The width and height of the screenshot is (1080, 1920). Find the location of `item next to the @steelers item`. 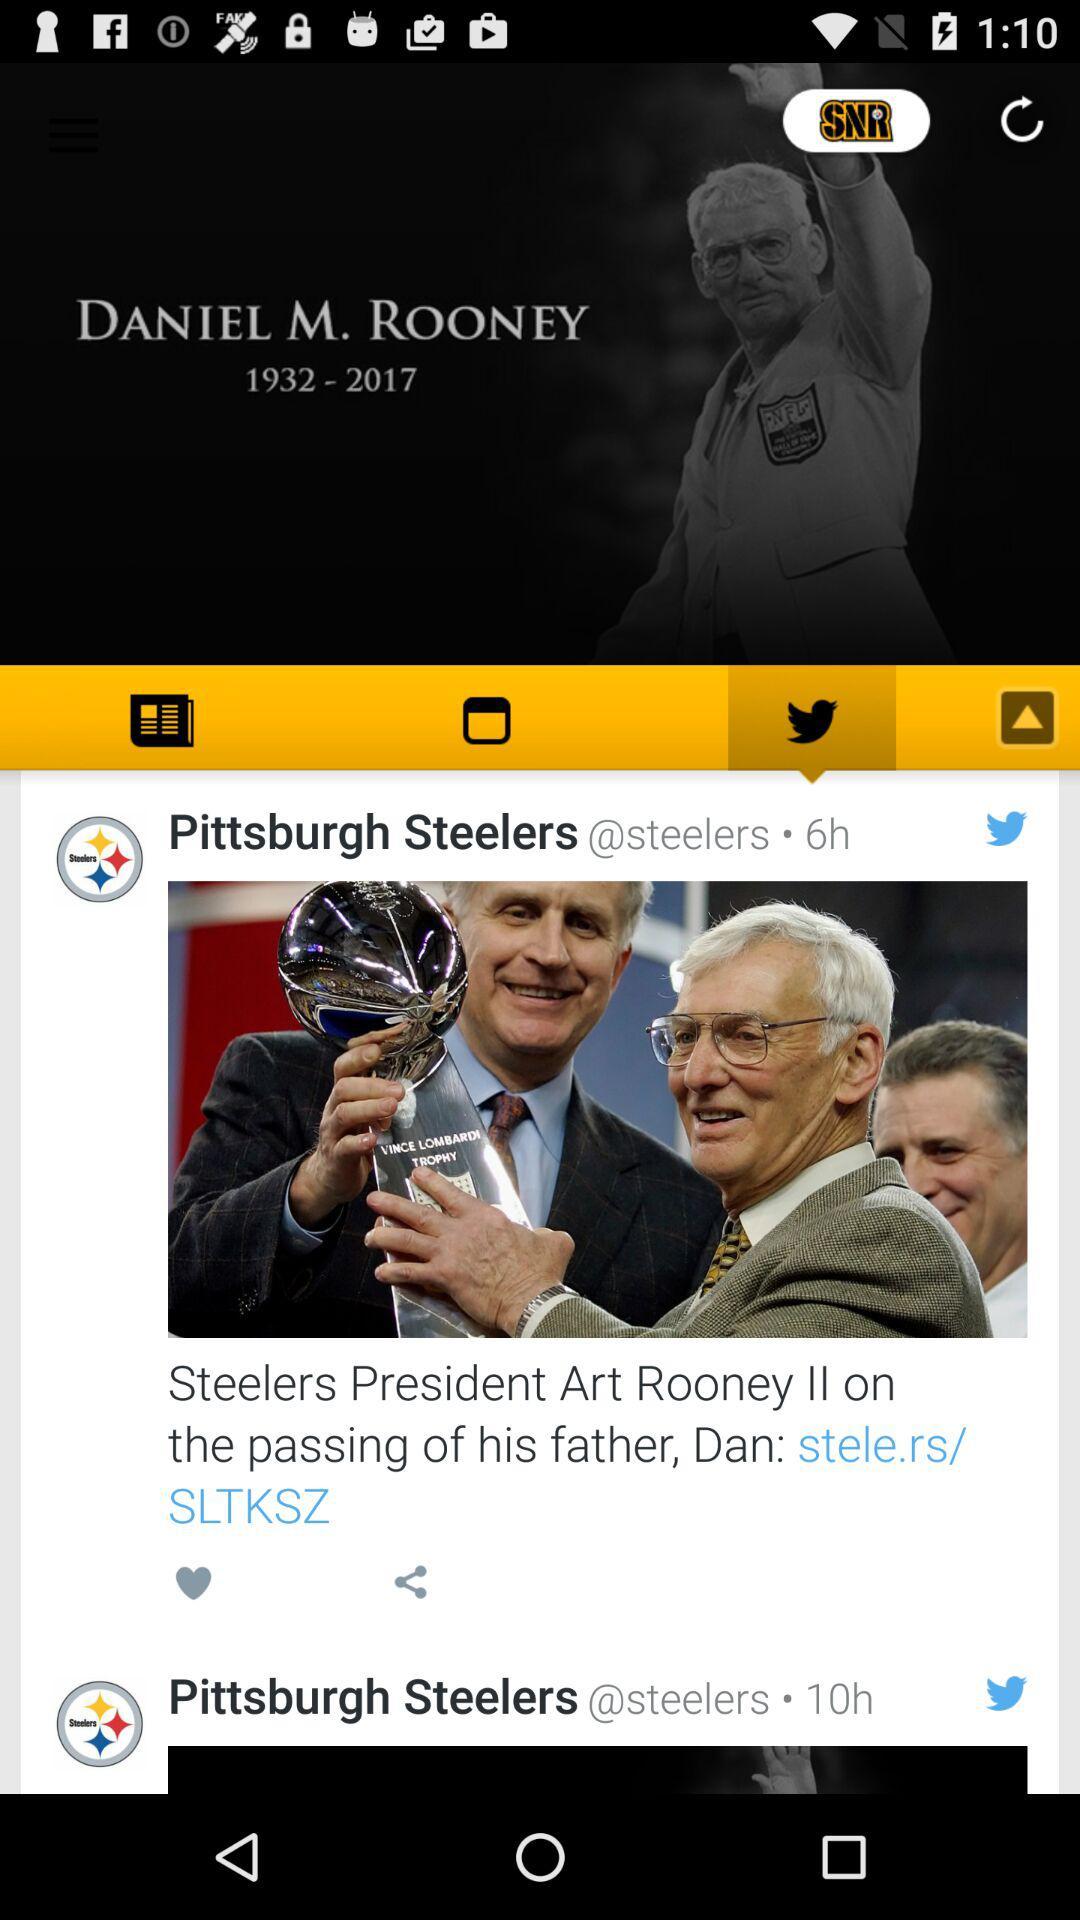

item next to the @steelers item is located at coordinates (822, 1696).